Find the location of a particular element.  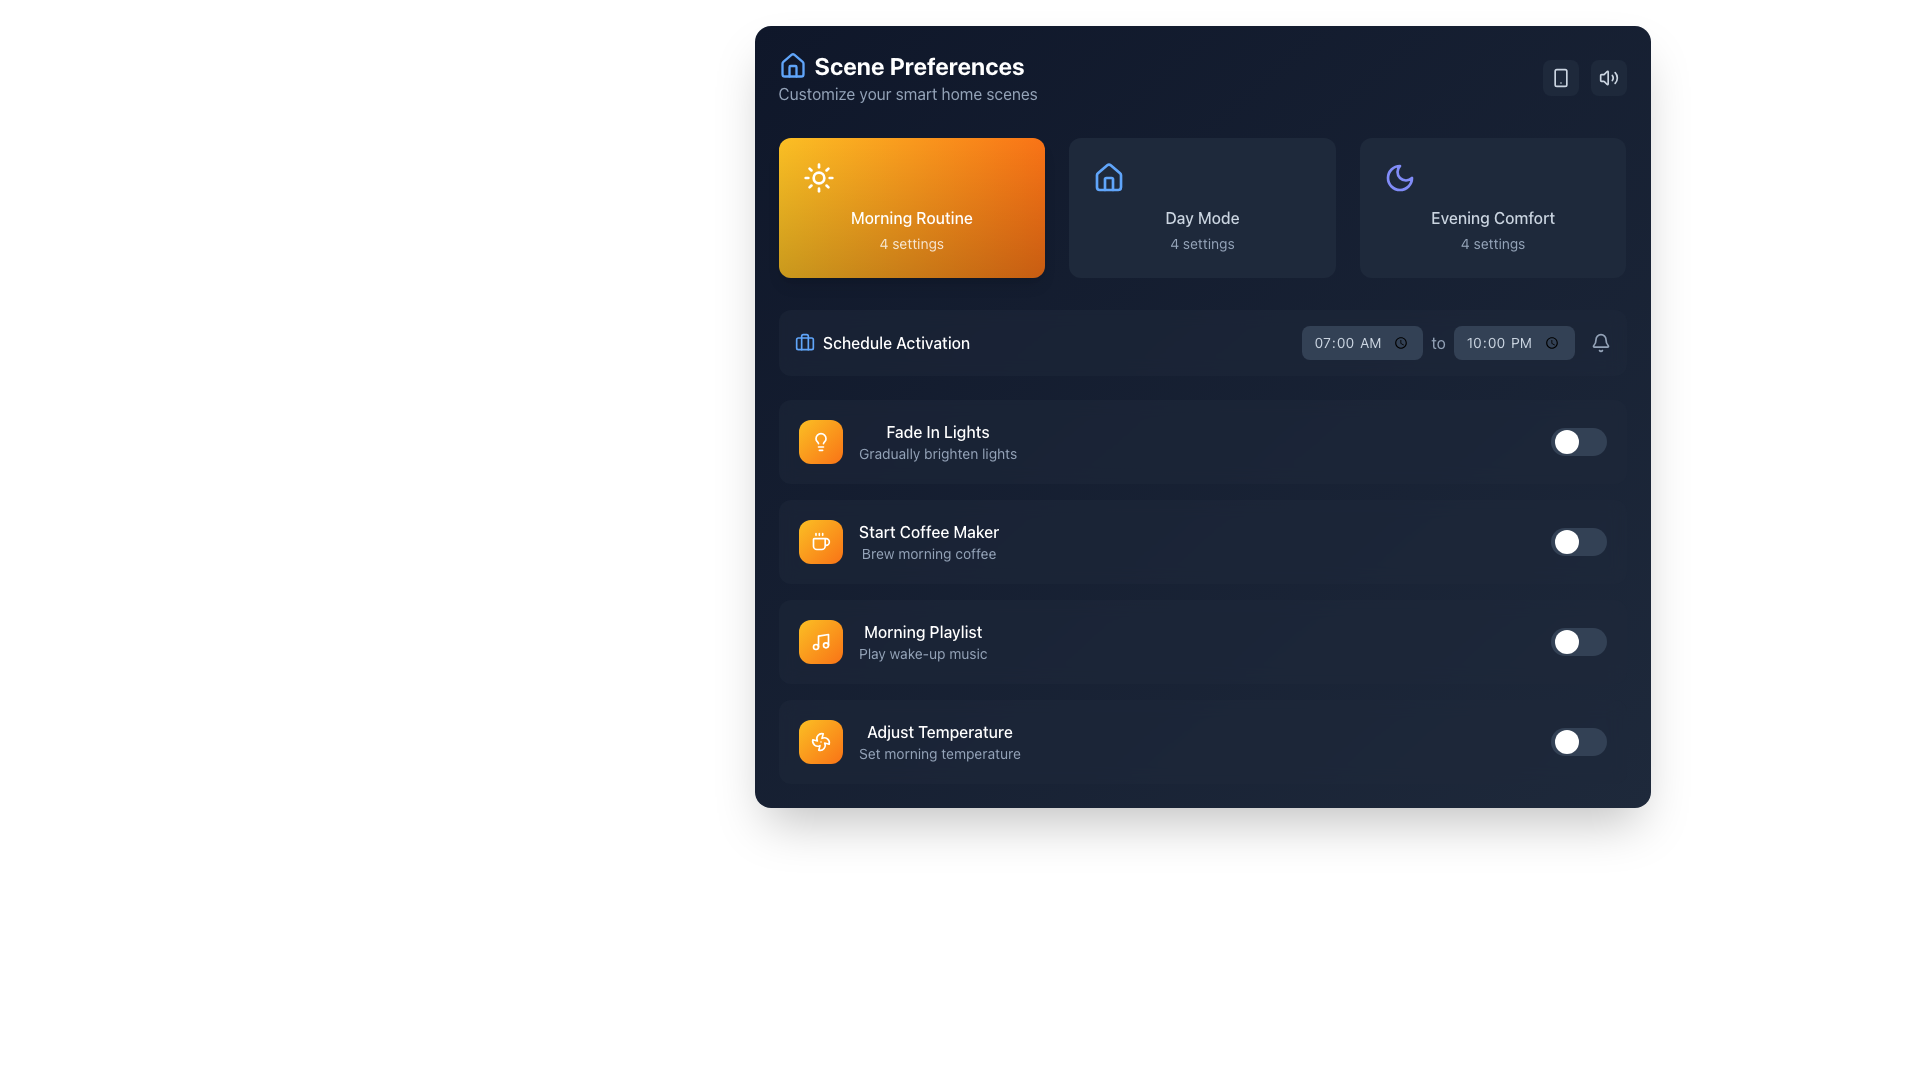

the 'Scene Preferences' icon located at the upper-left corner of its title area is located at coordinates (791, 64).